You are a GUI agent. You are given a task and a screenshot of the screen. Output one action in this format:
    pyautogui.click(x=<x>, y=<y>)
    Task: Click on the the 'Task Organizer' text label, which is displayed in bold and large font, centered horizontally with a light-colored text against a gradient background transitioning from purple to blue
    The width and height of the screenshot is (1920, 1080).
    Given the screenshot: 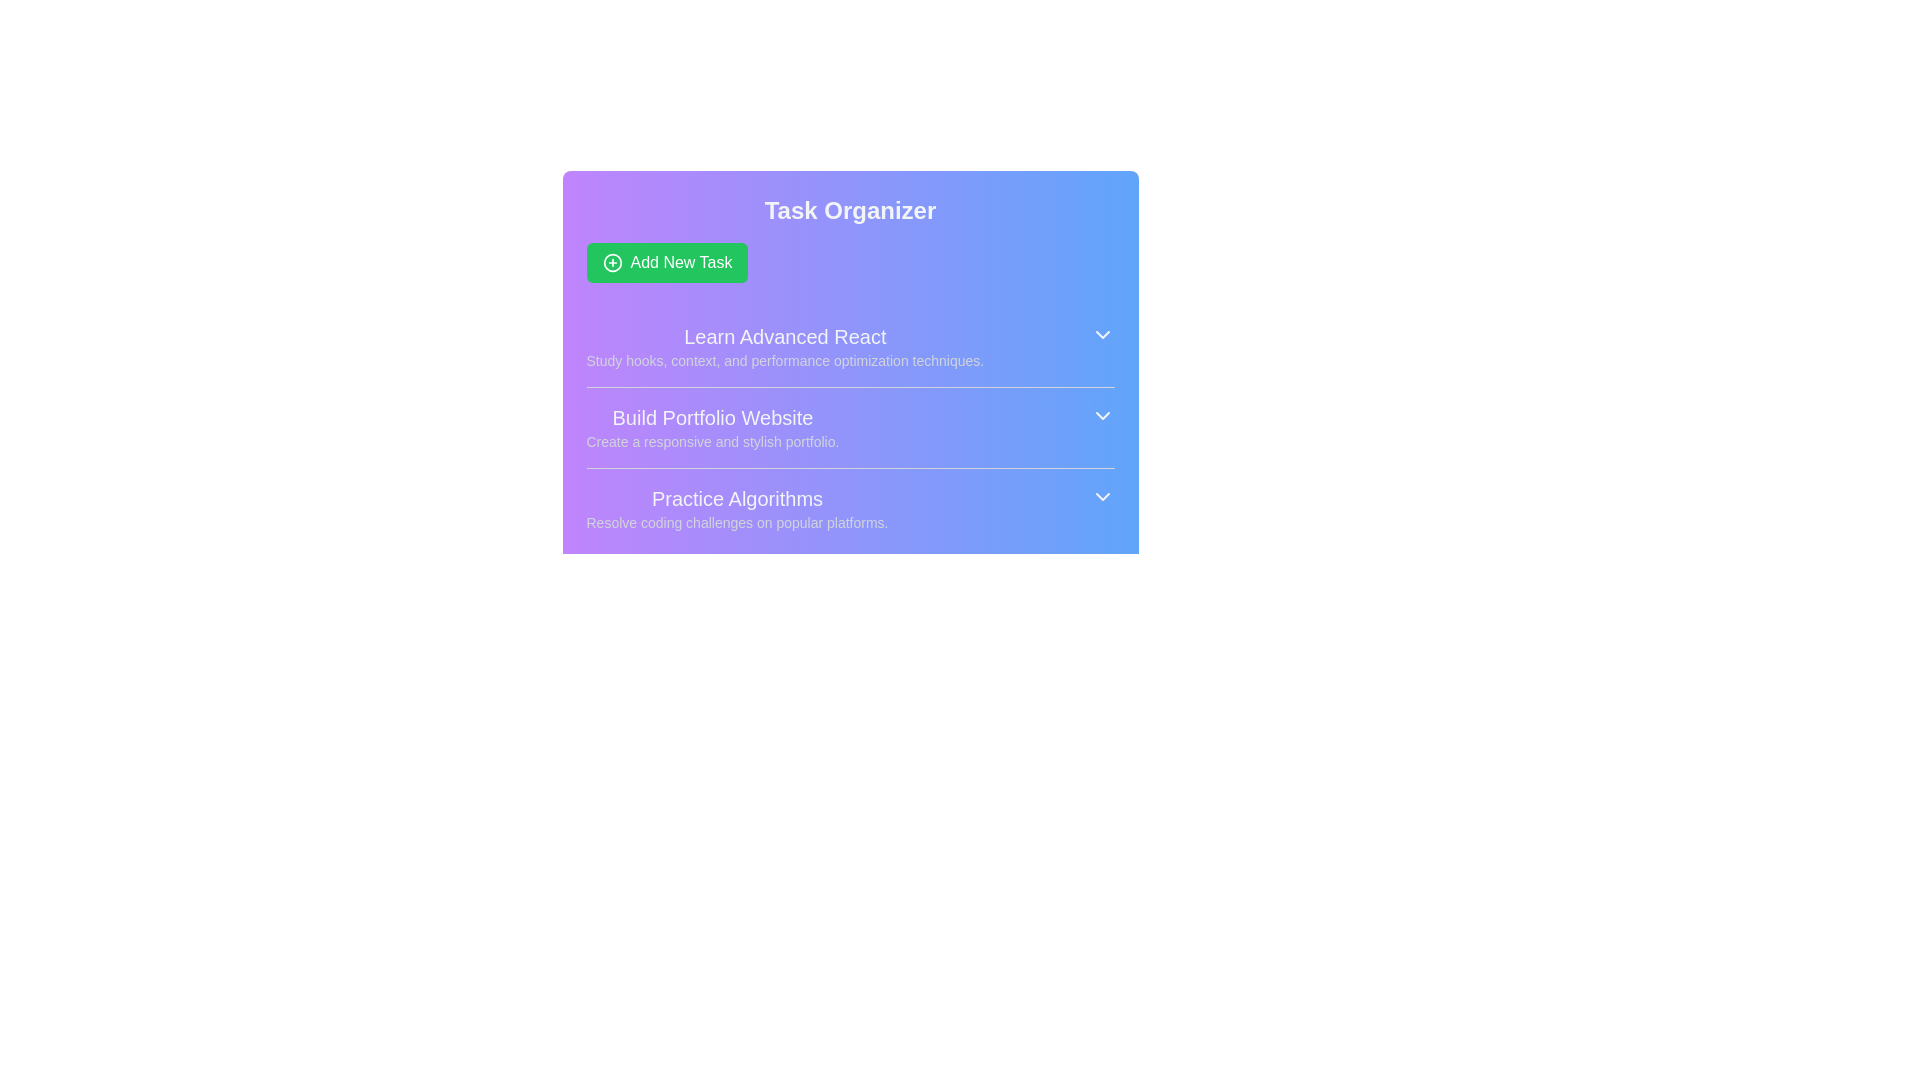 What is the action you would take?
    pyautogui.click(x=850, y=211)
    